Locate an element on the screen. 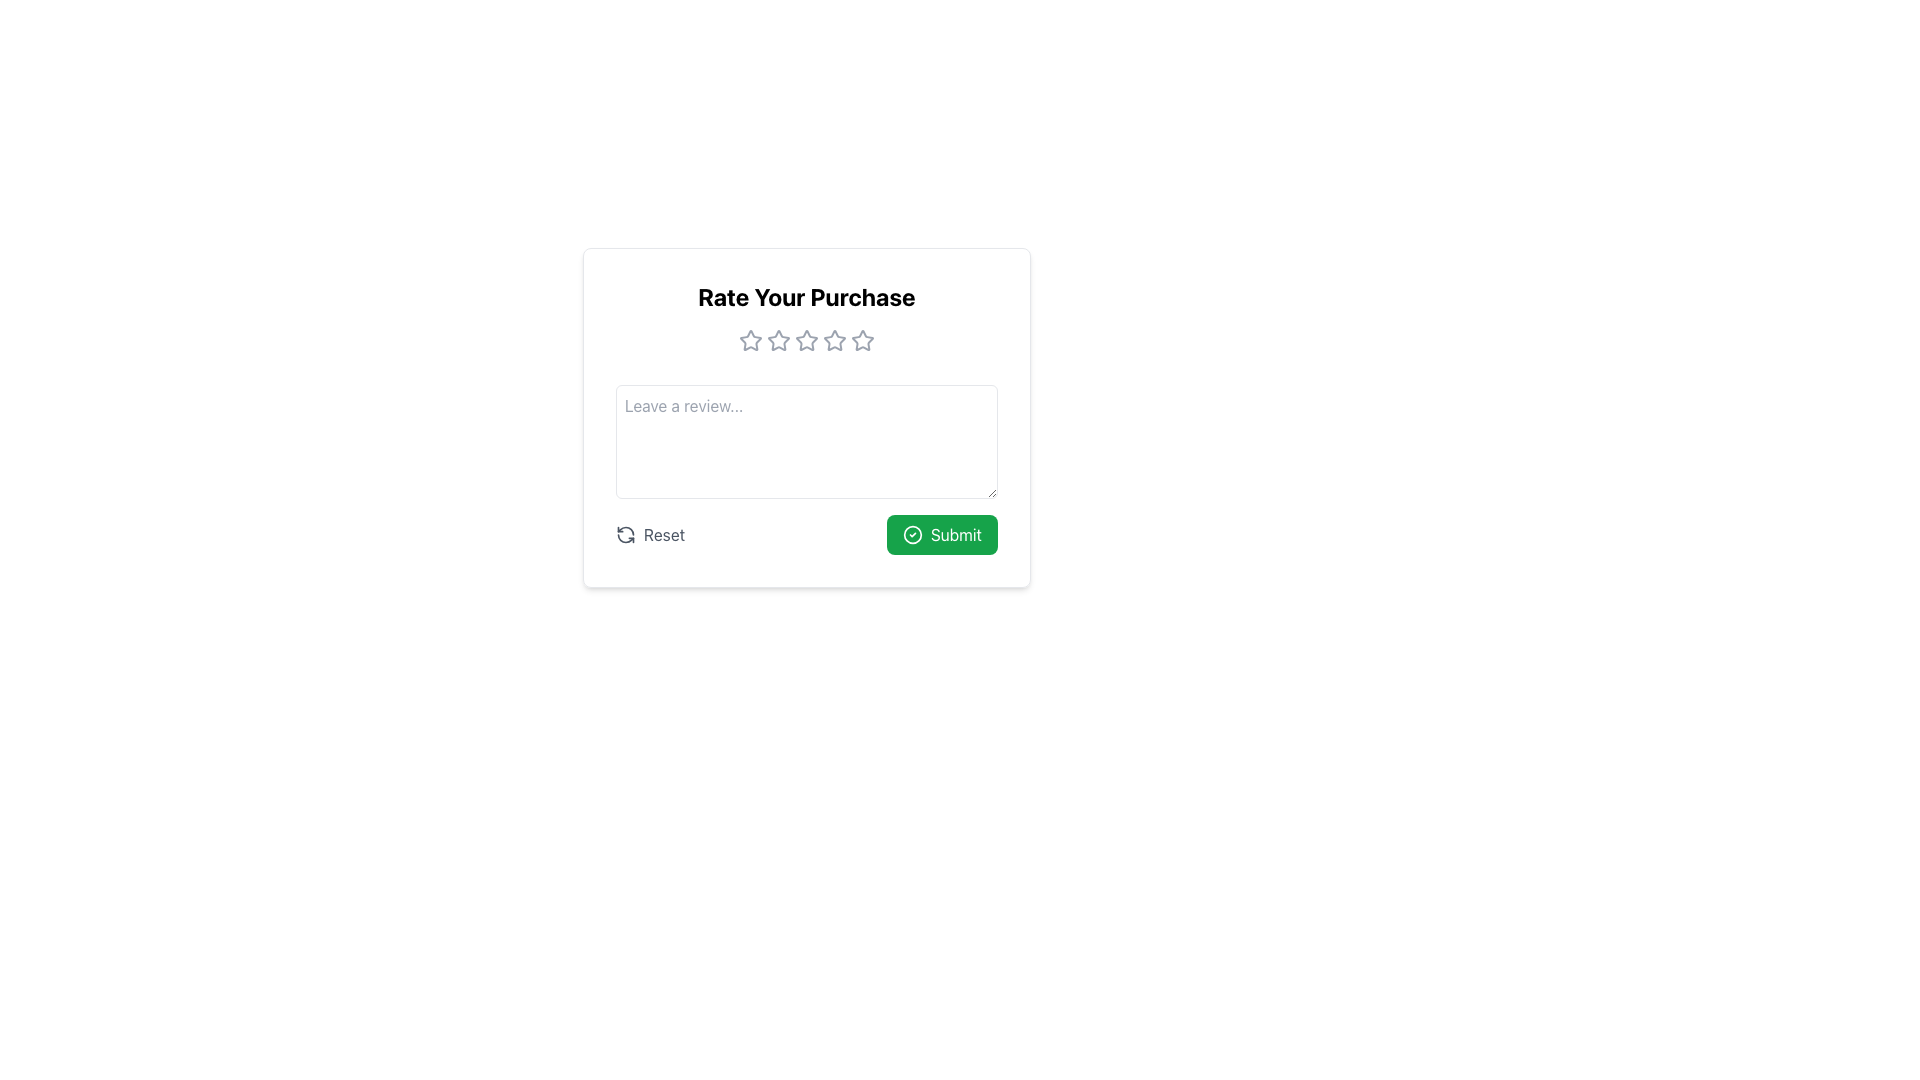 This screenshot has width=1920, height=1080. the 'Reset' button, which is gray and transitions to darker gray upon hover, located to the left of the green 'Submit' button is located at coordinates (650, 534).